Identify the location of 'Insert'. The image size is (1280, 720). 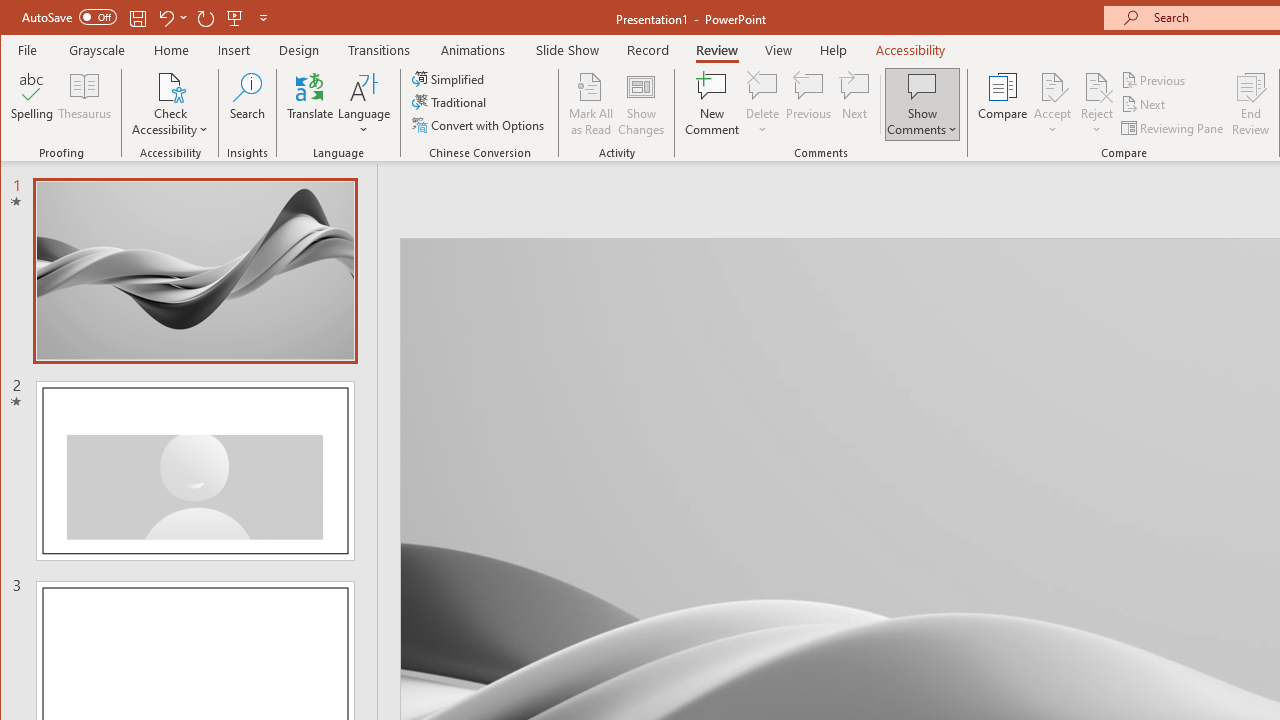
(234, 49).